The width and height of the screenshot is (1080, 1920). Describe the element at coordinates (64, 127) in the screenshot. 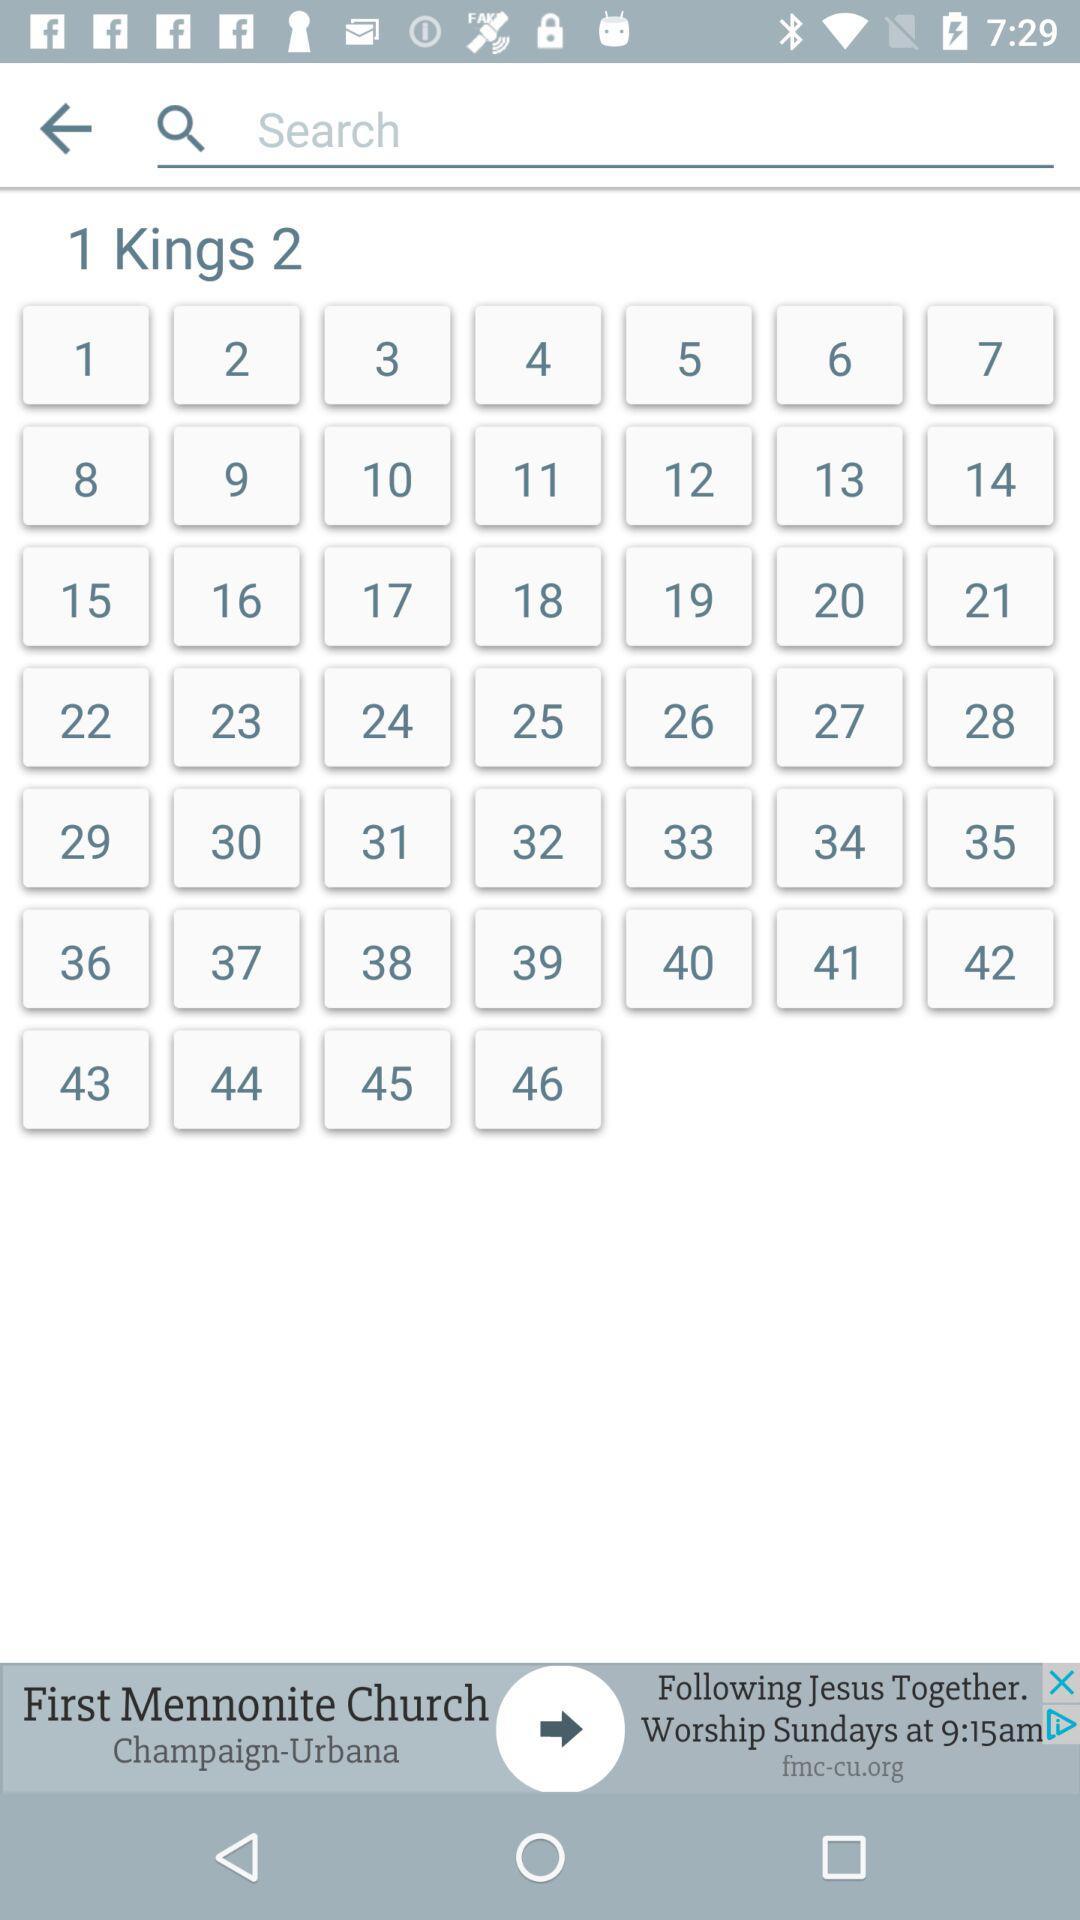

I see `go back` at that location.